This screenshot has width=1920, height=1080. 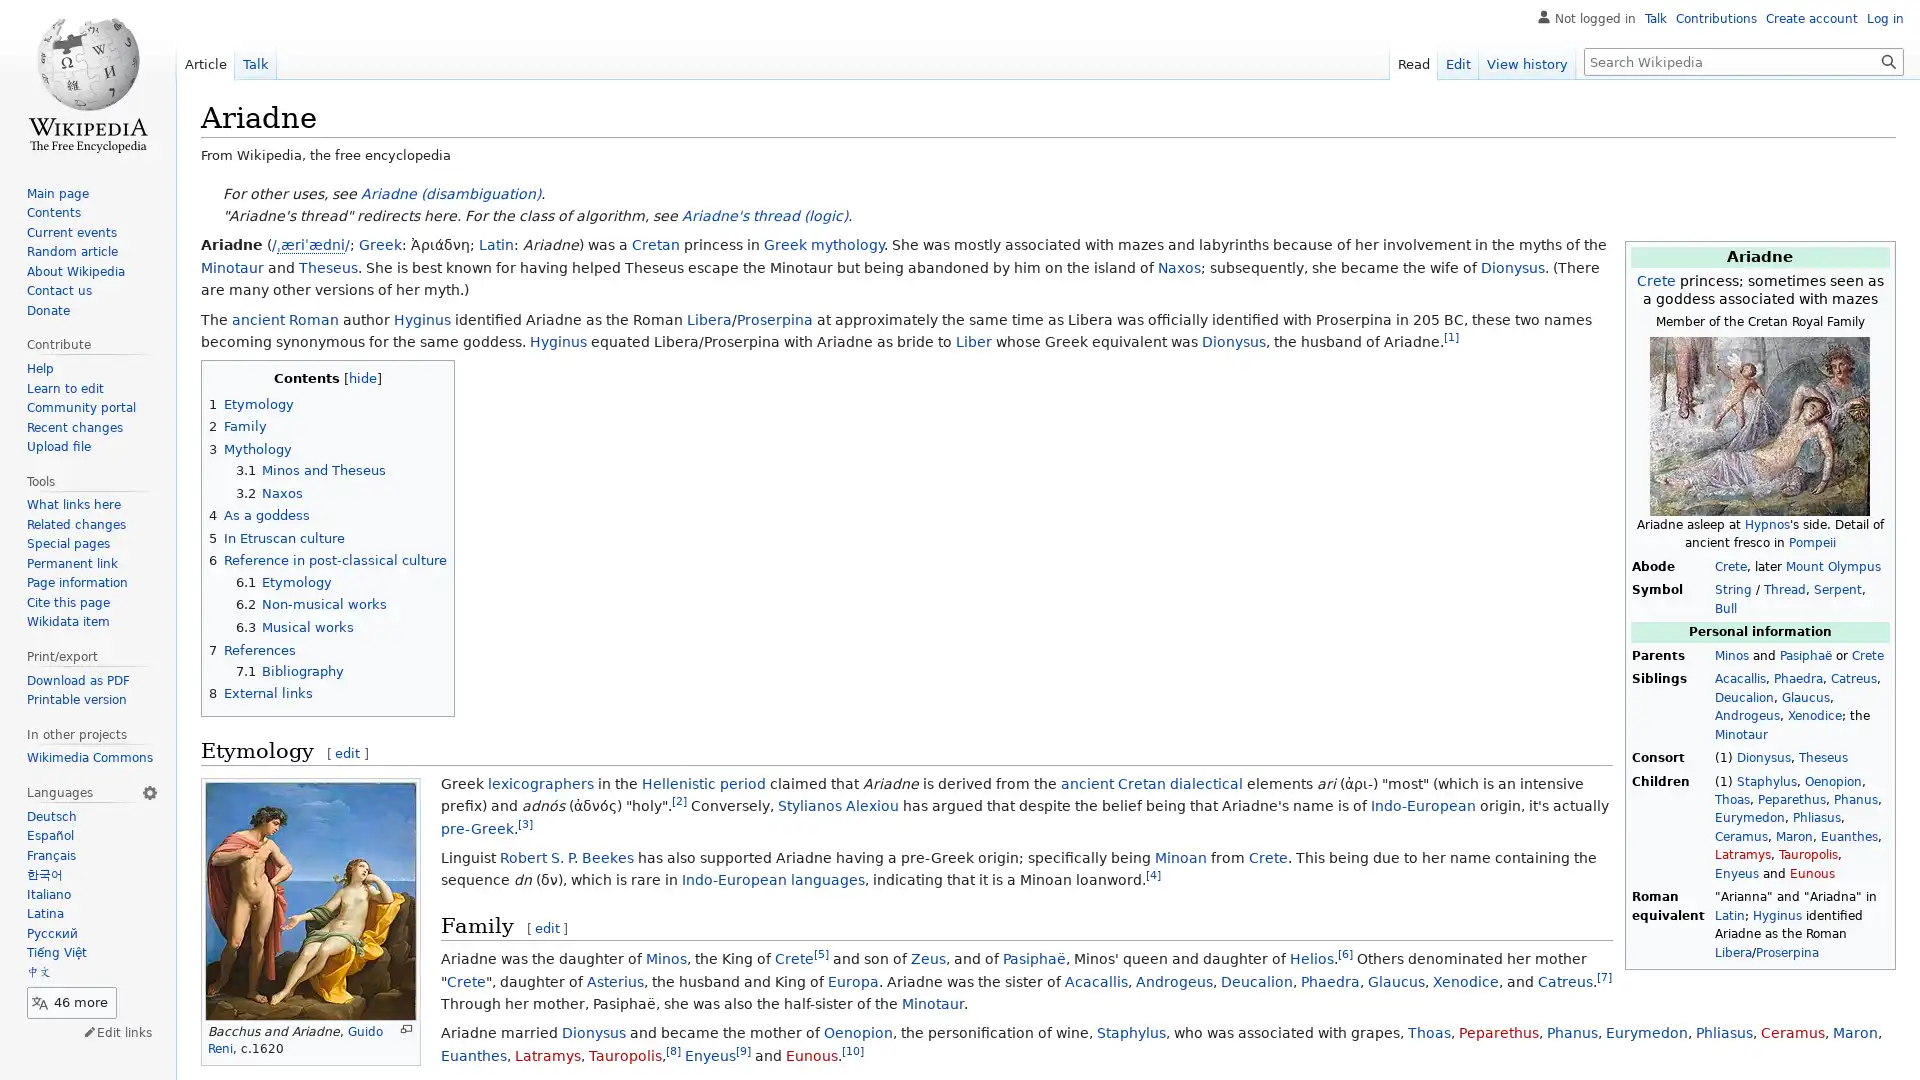 I want to click on Go, so click(x=1888, y=60).